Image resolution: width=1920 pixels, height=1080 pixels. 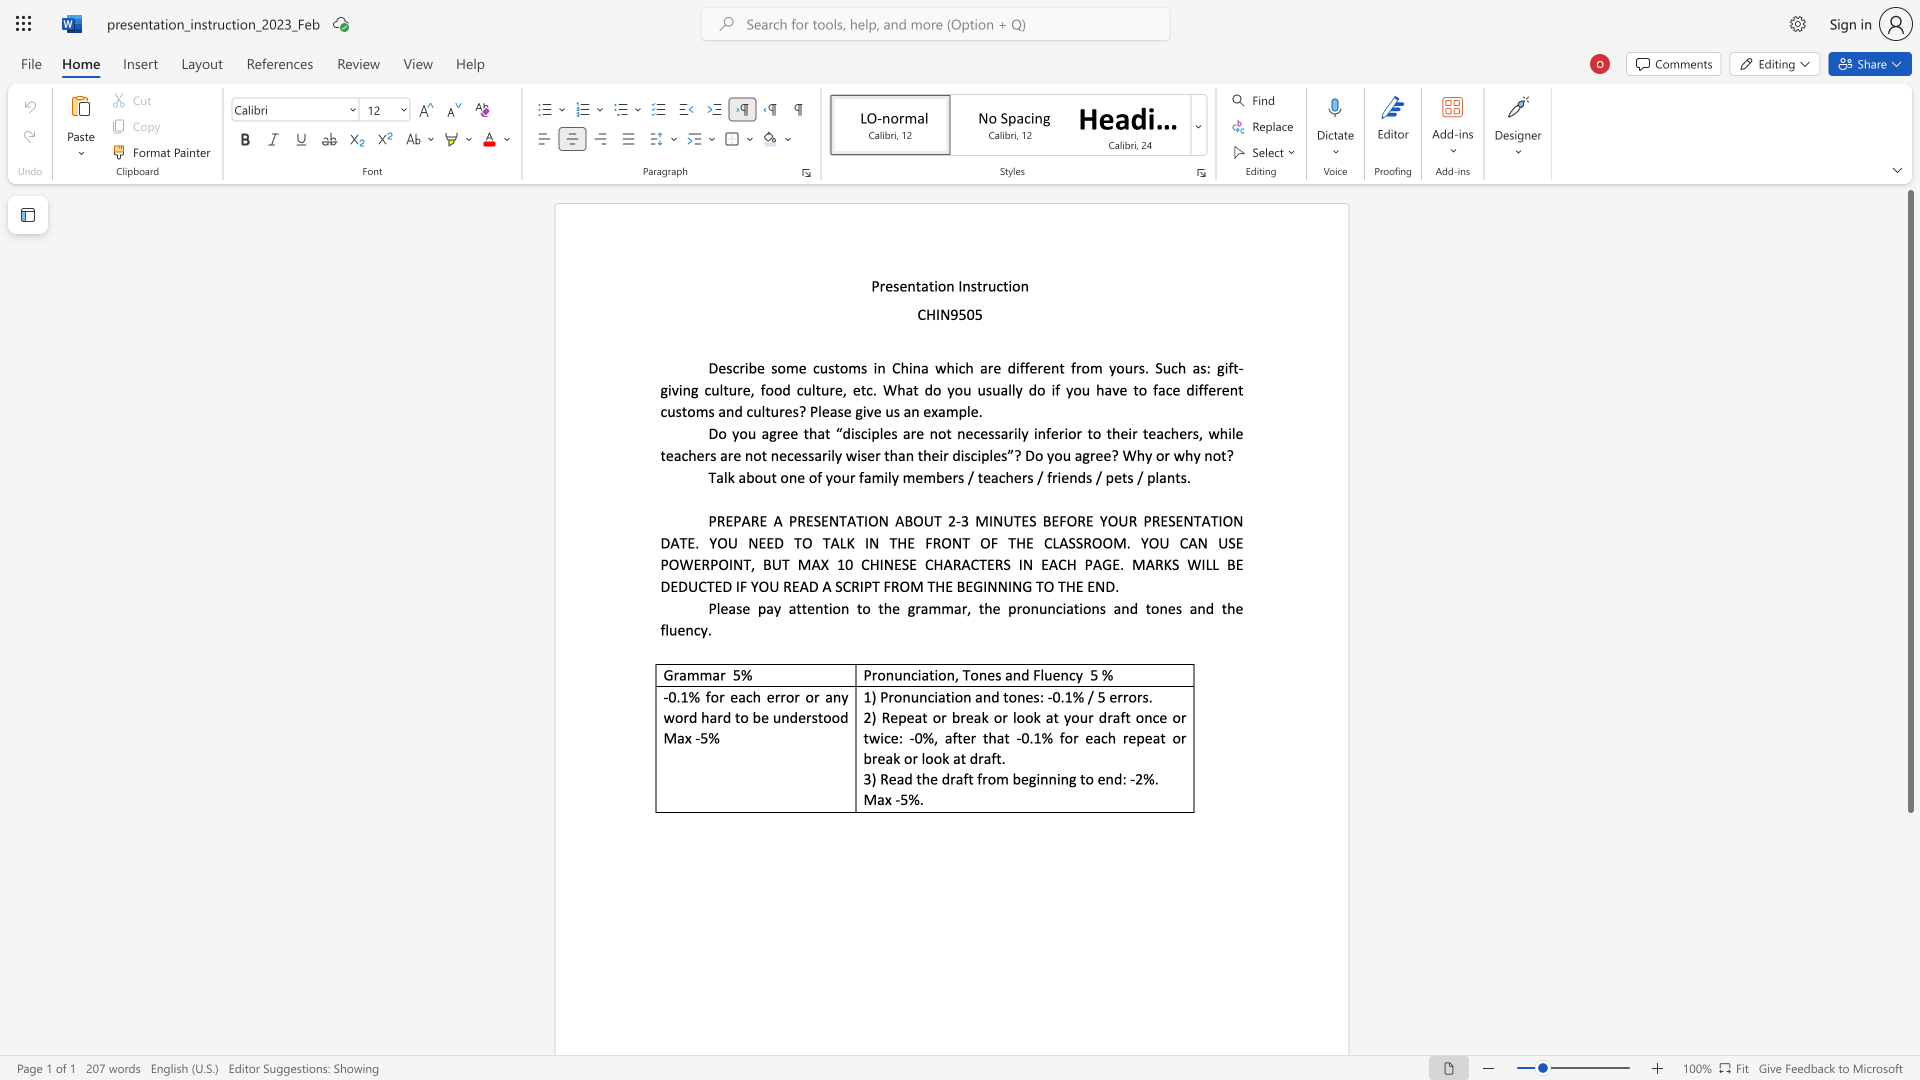 What do you see at coordinates (1909, 1029) in the screenshot?
I see `the scrollbar to scroll downward` at bounding box center [1909, 1029].